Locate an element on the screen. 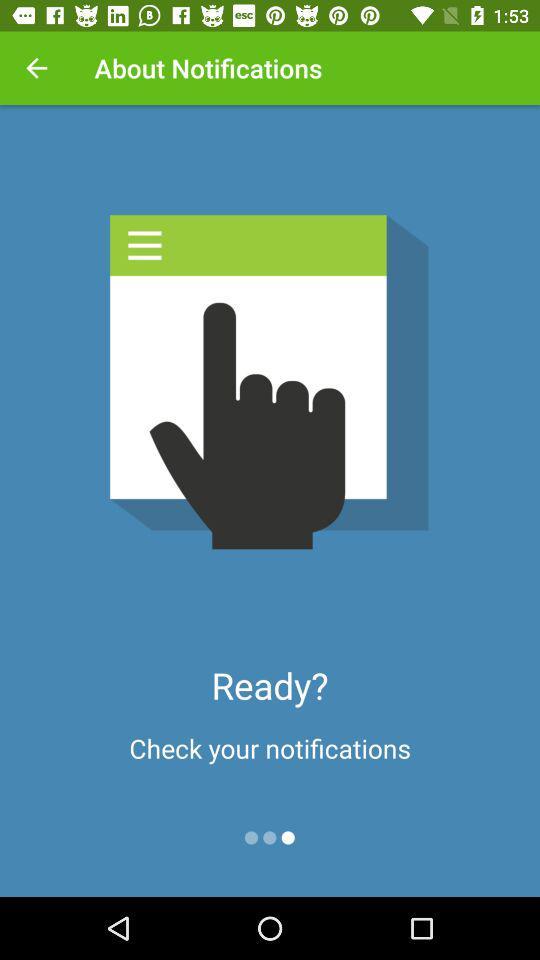  item at the top left corner is located at coordinates (36, 68).